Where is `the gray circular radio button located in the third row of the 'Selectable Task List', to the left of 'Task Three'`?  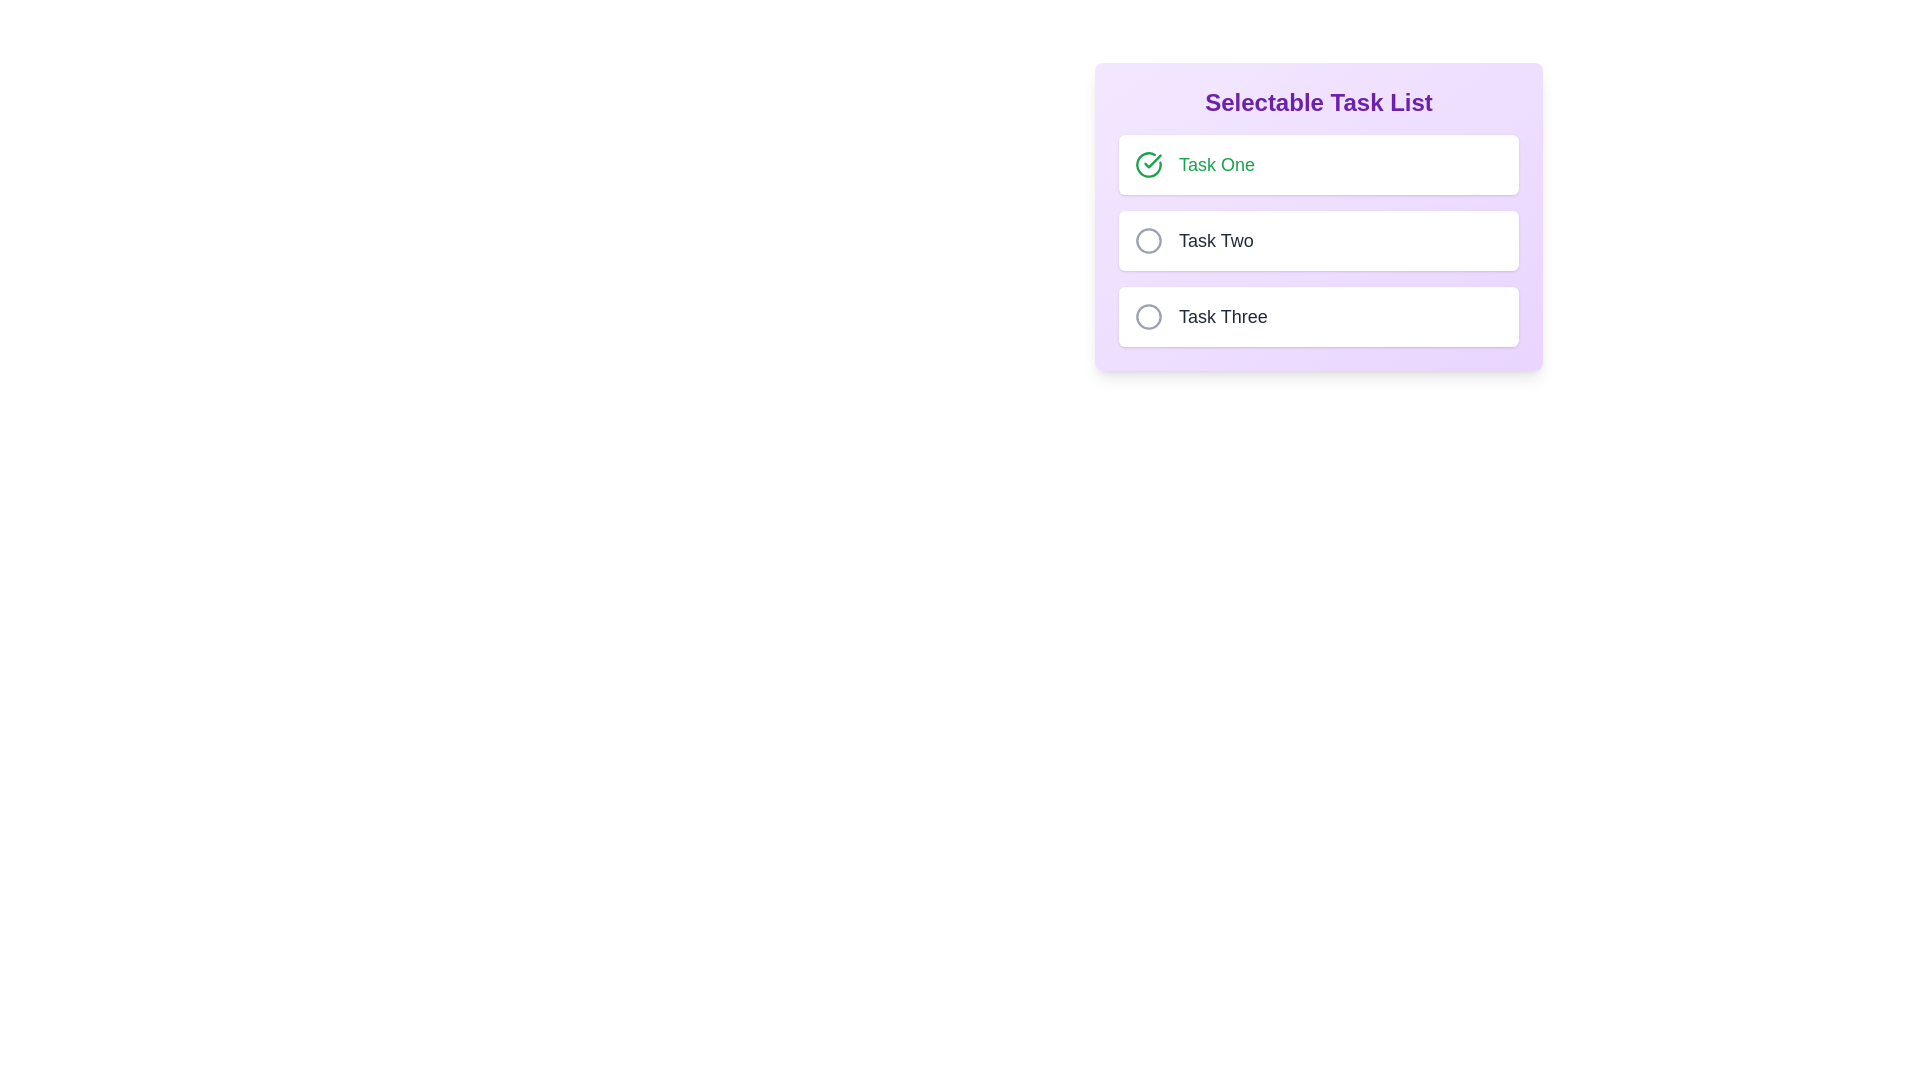
the gray circular radio button located in the third row of the 'Selectable Task List', to the left of 'Task Three' is located at coordinates (1148, 315).